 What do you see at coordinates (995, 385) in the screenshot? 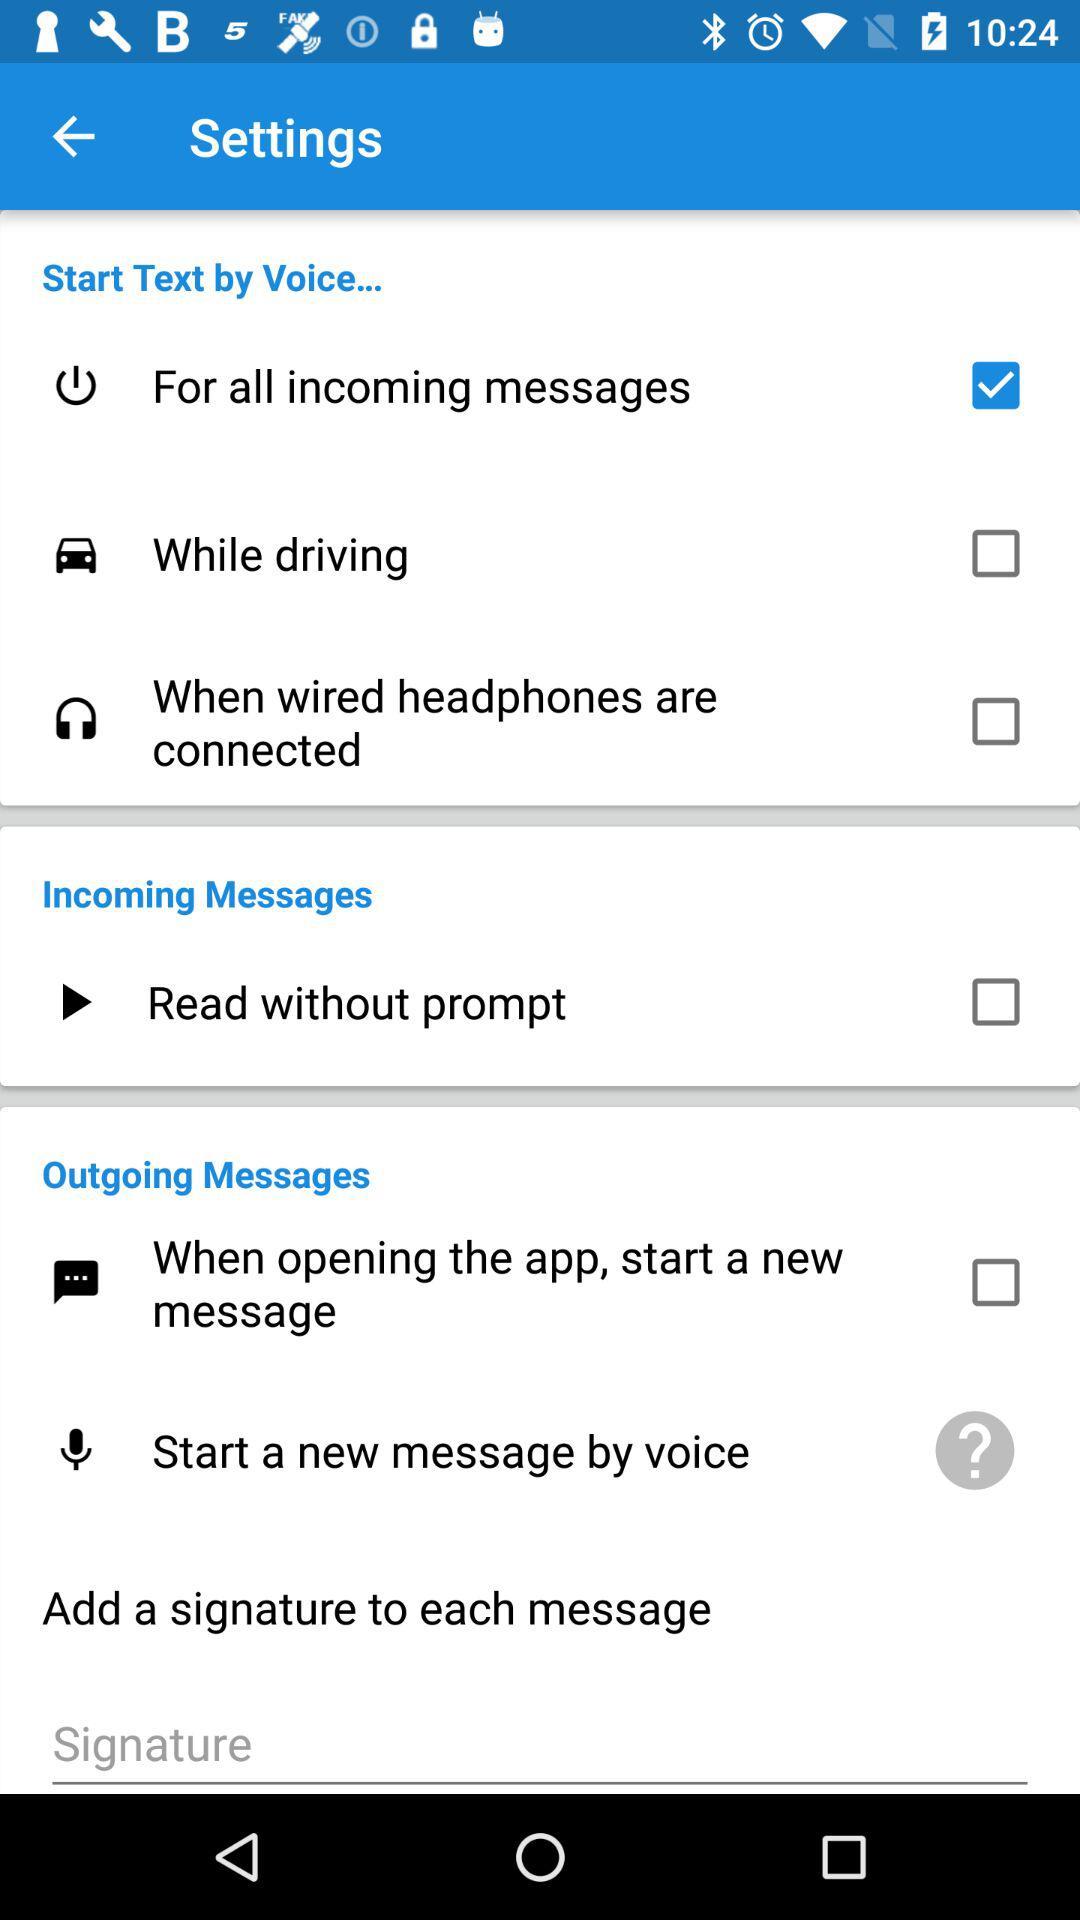
I see `icon to the right of the for all incoming` at bounding box center [995, 385].